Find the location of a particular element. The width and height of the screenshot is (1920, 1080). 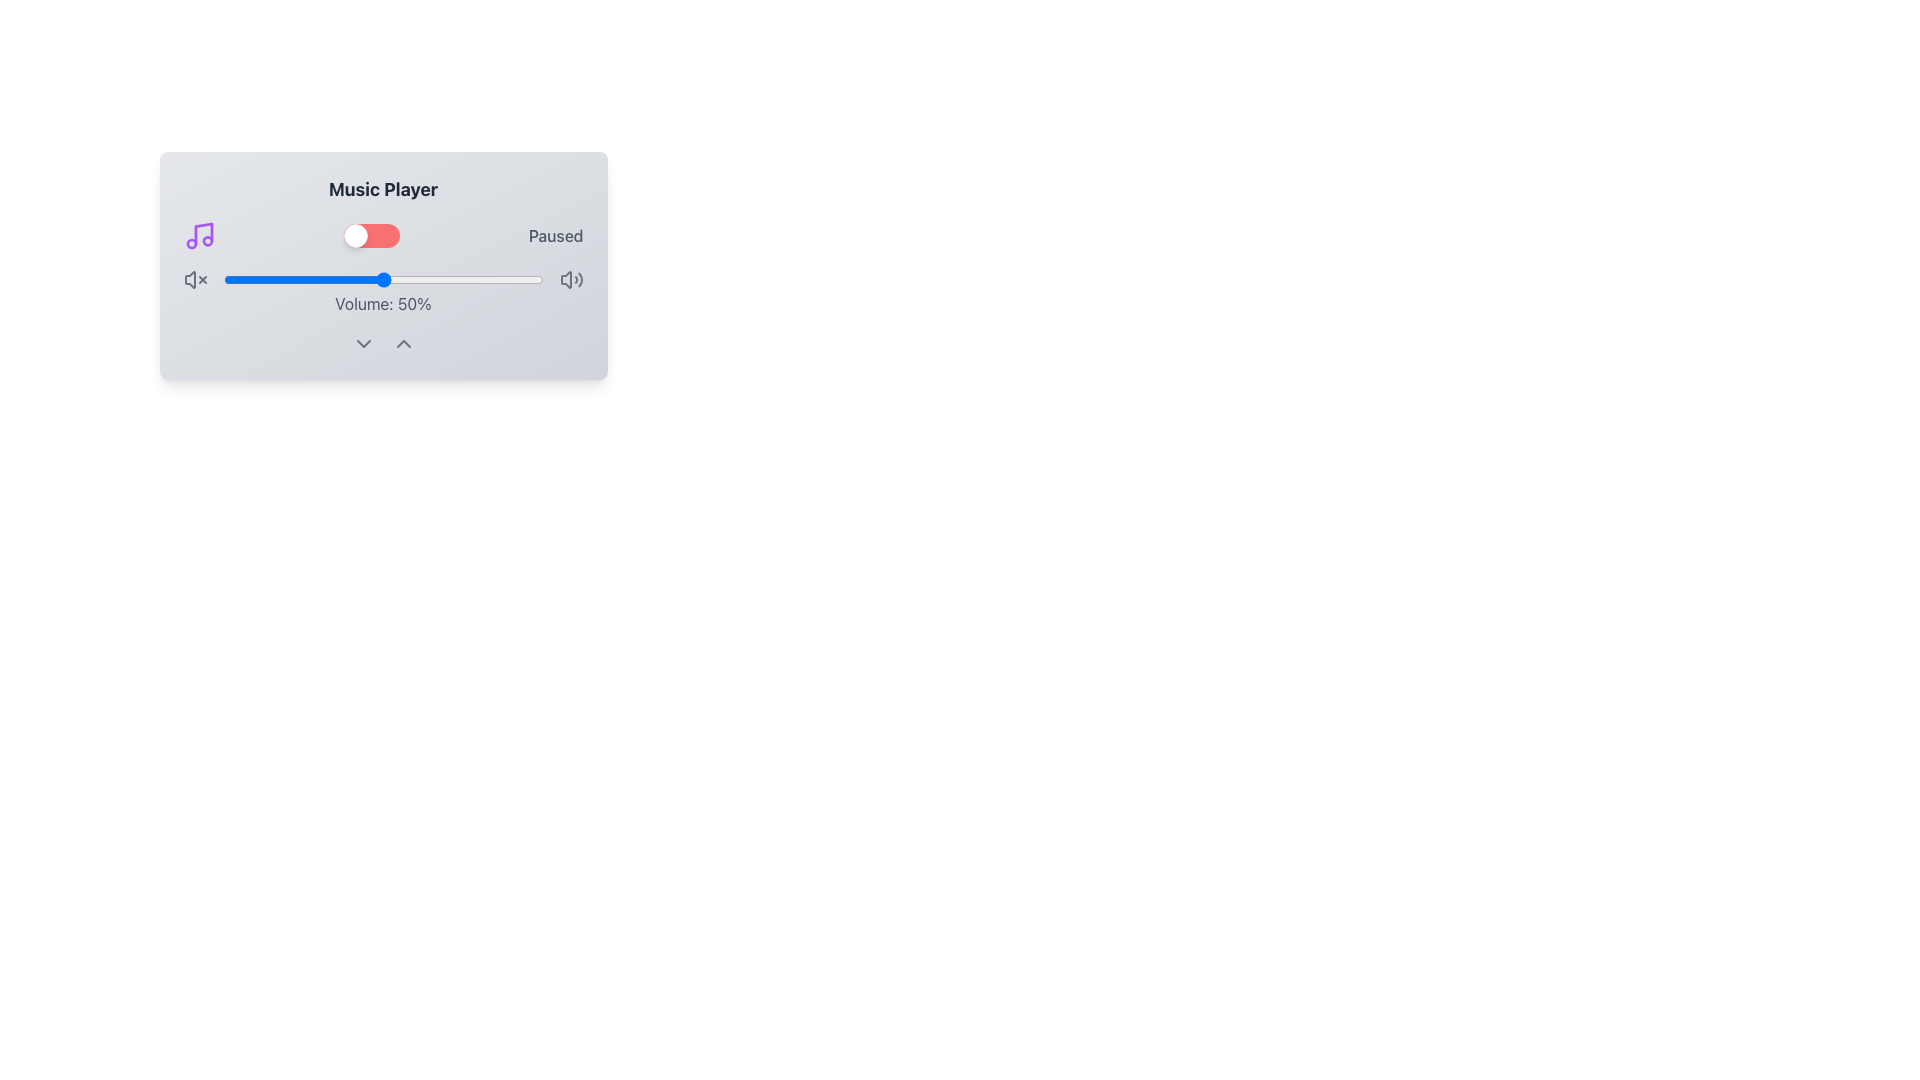

the stylized speaker icon with sound wave lines, the first element is located at coordinates (565, 280).